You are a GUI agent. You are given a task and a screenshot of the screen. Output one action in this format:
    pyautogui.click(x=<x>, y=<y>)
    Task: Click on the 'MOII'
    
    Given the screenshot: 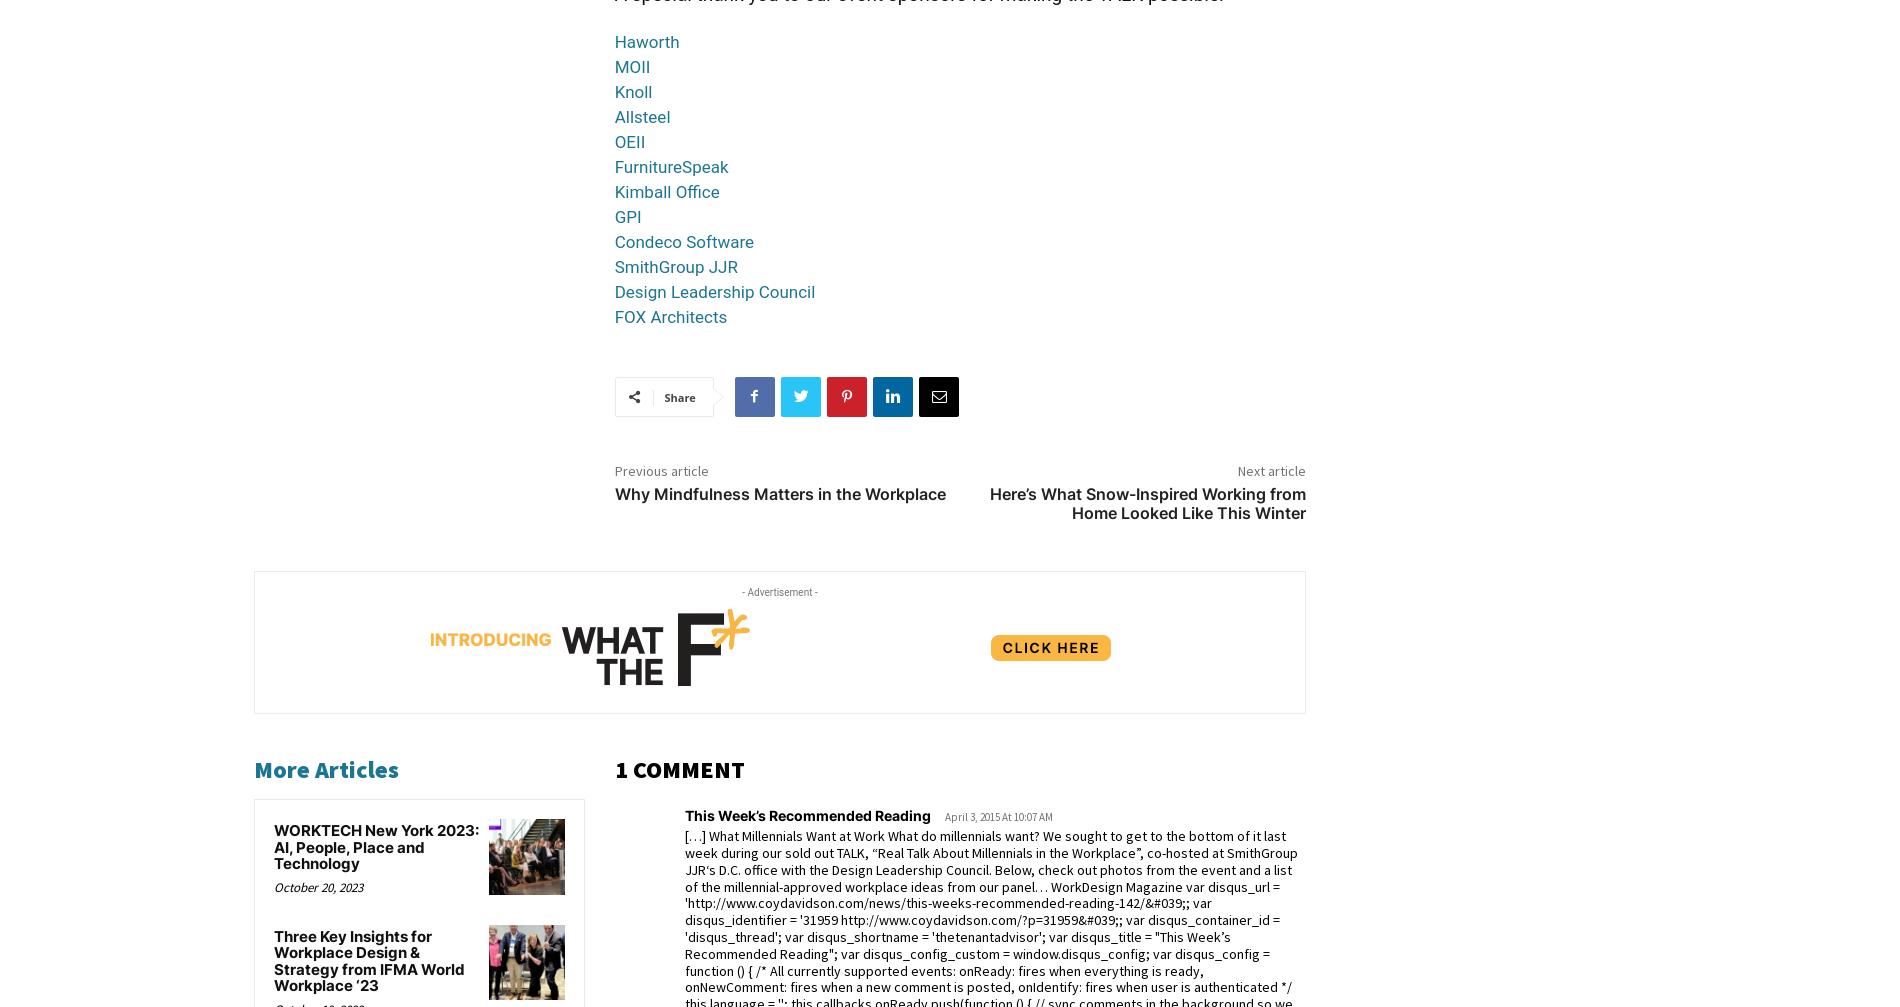 What is the action you would take?
    pyautogui.click(x=631, y=65)
    